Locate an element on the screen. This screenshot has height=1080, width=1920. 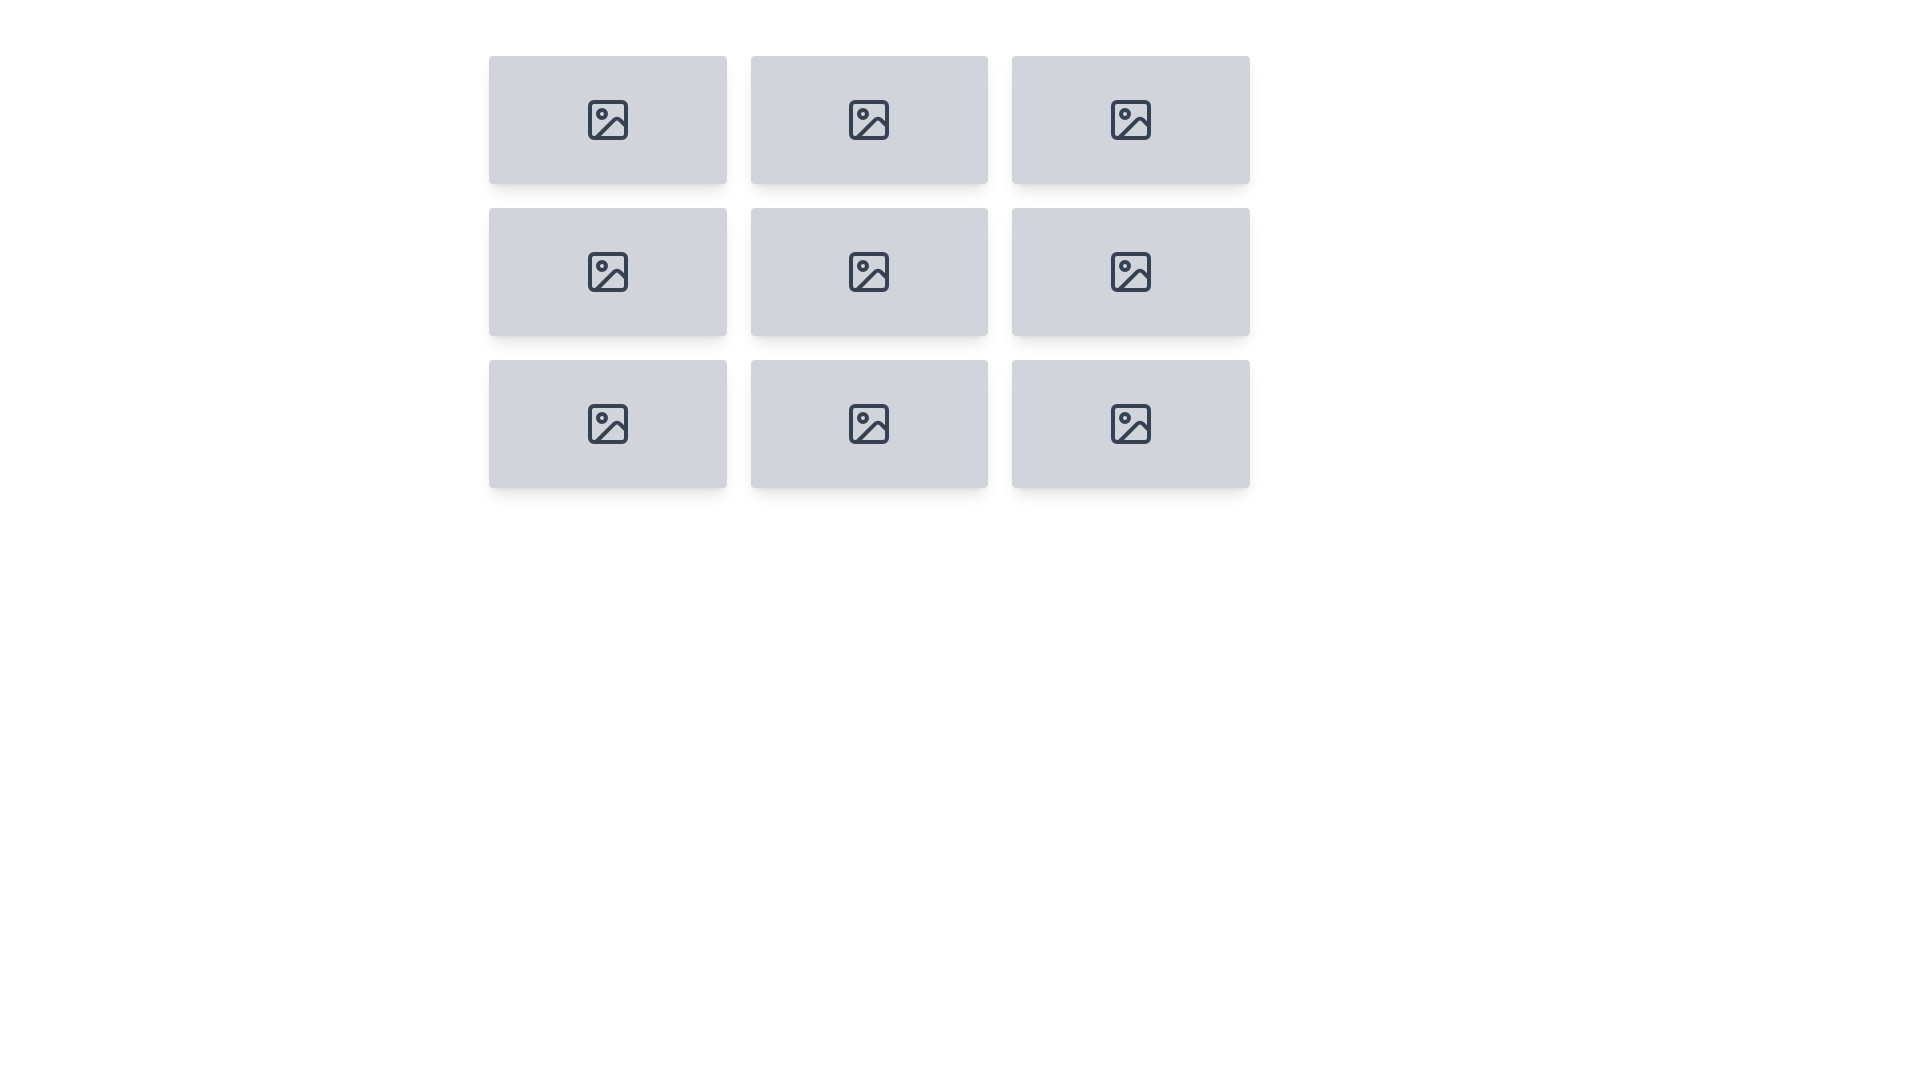
the card-like component in the top-left corner of the 3x3 grid layout, which features a centered image placeholder icon and description text is located at coordinates (606, 119).